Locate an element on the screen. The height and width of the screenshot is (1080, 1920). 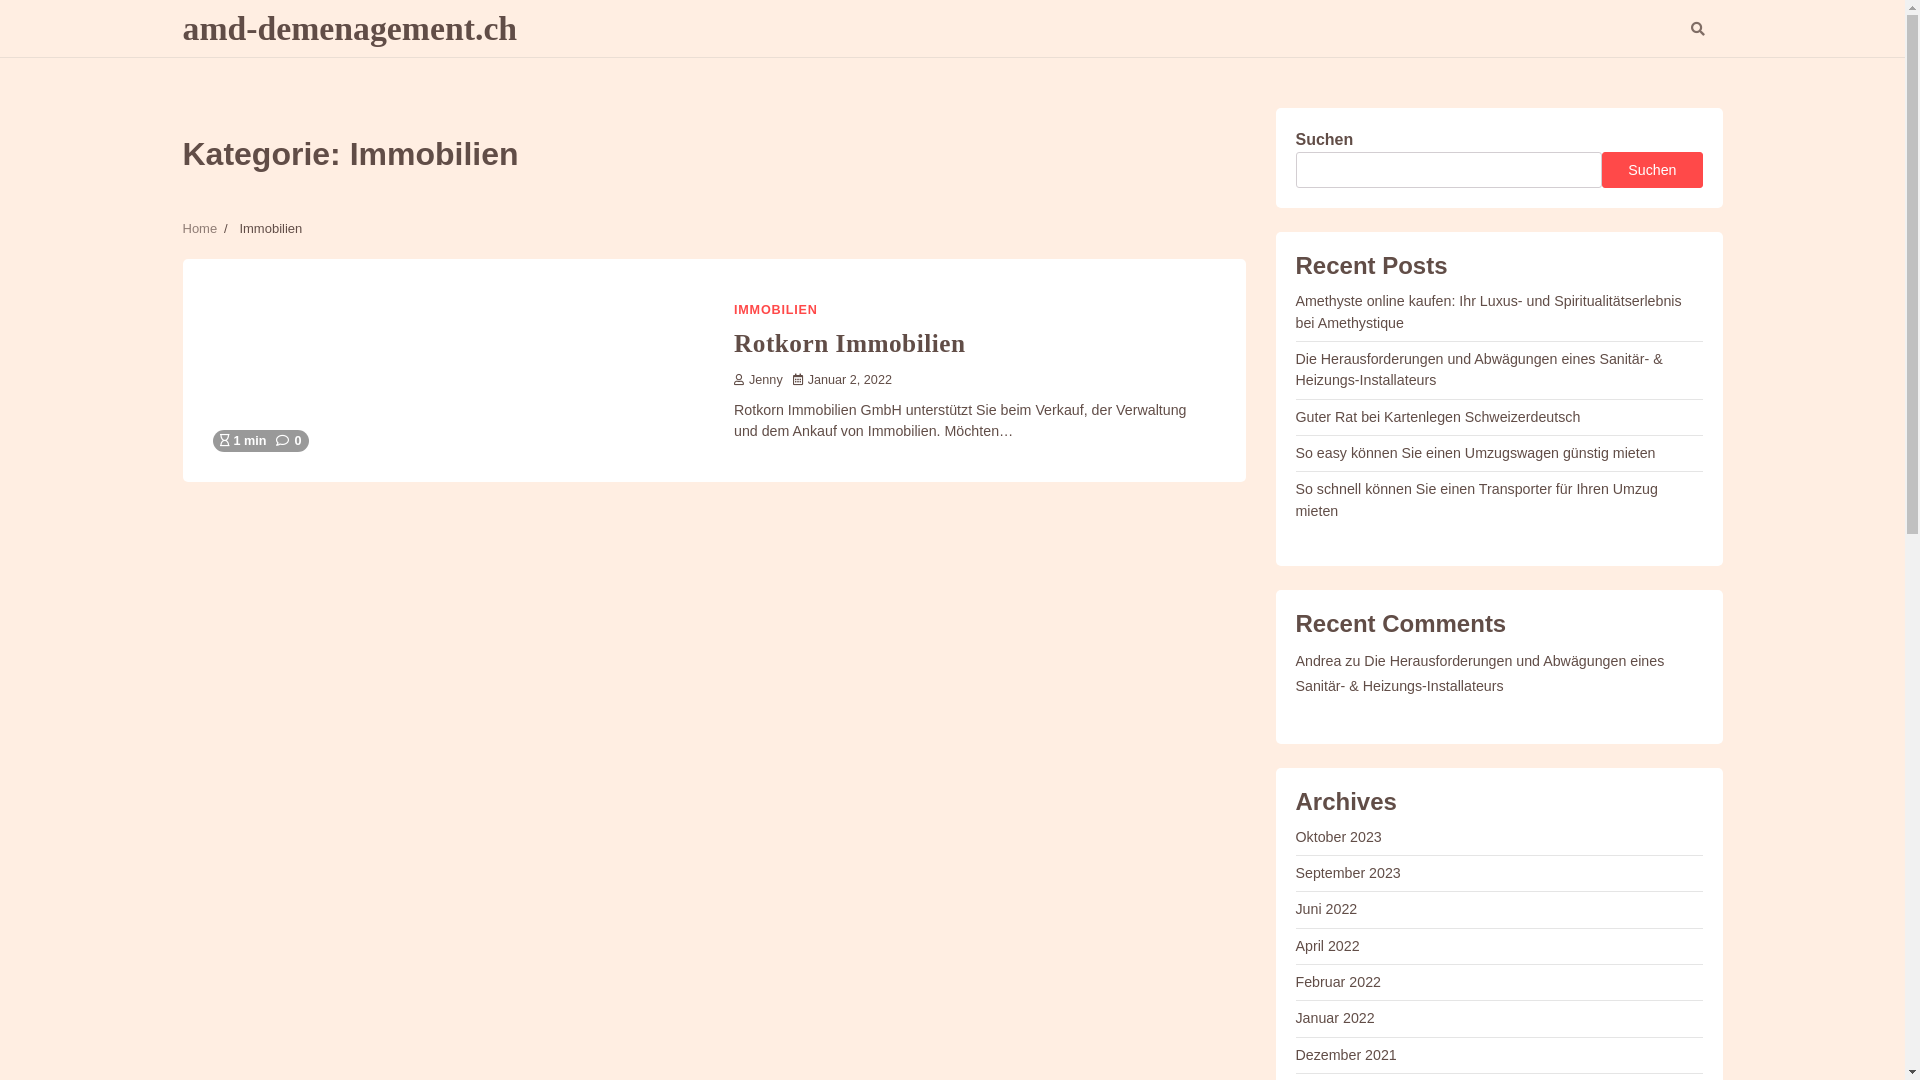
'Juni 2022' is located at coordinates (1326, 909).